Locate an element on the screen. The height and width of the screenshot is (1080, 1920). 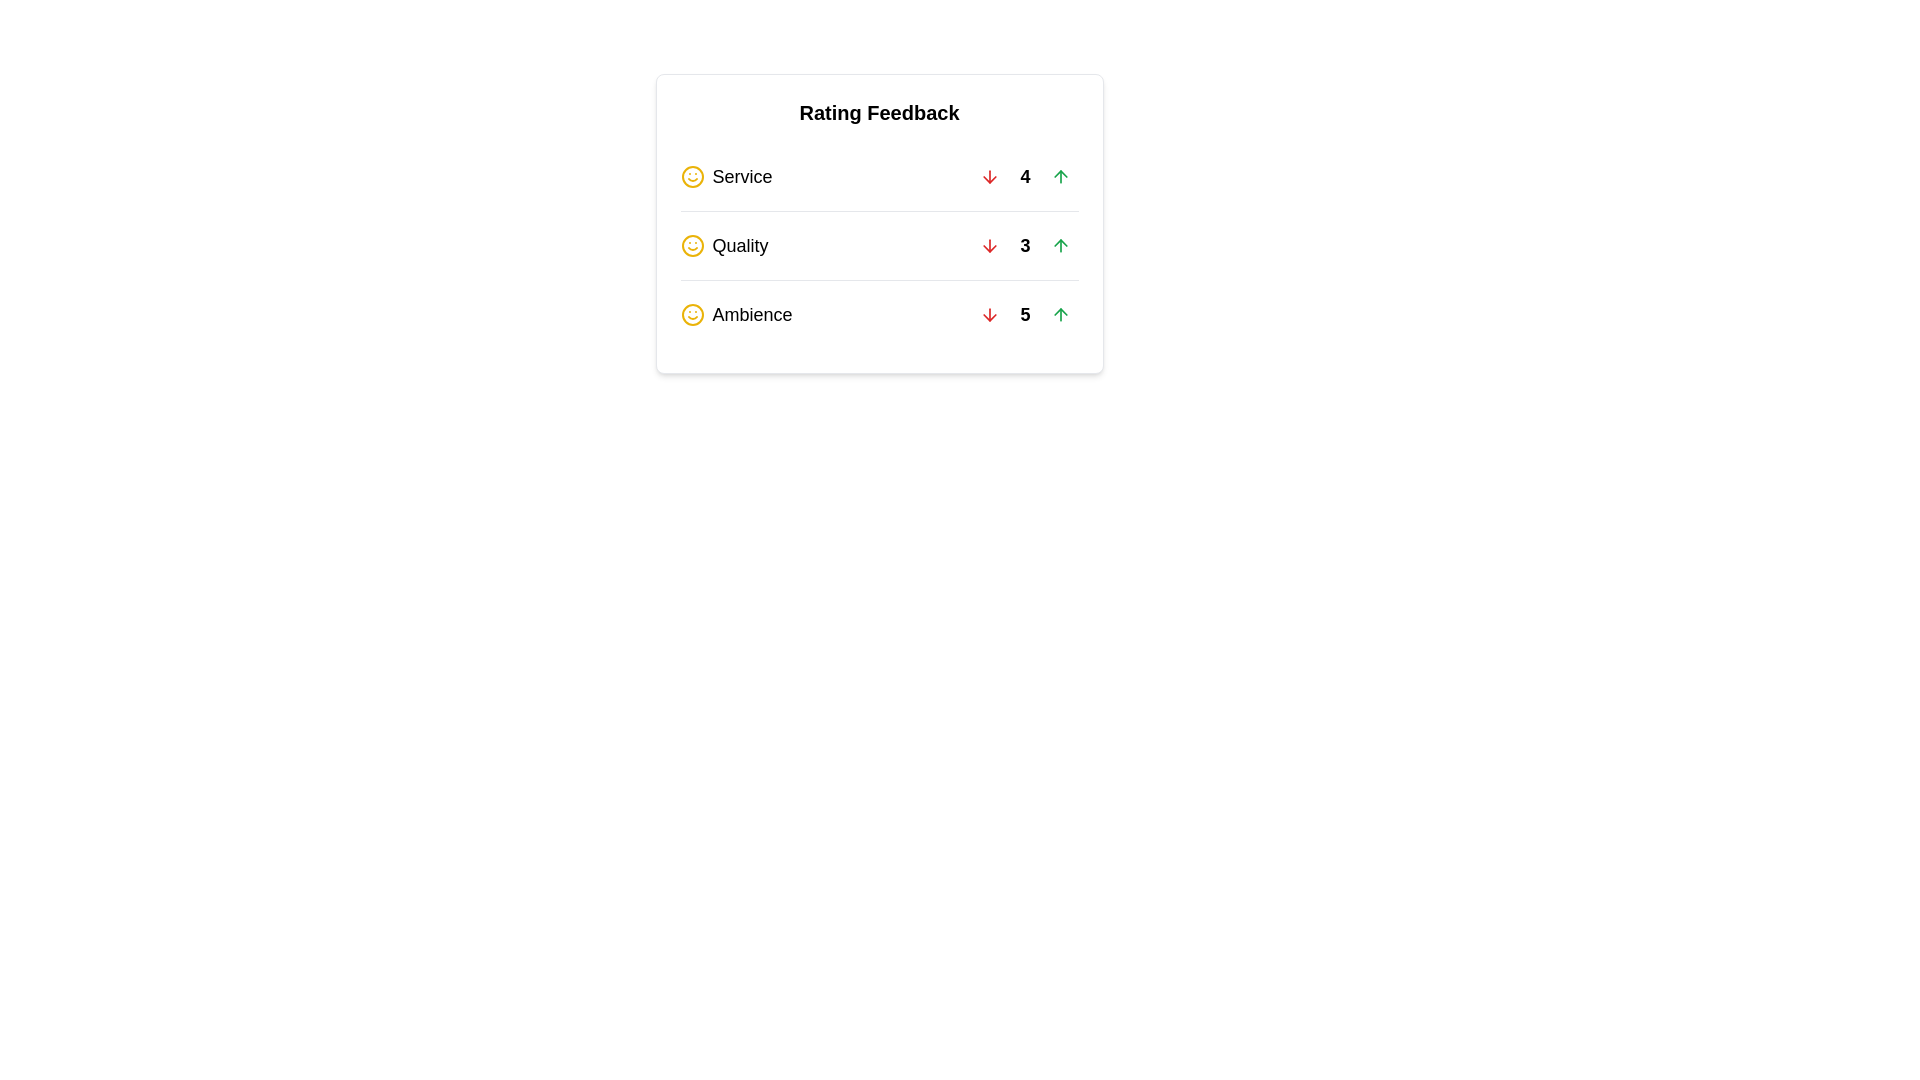
the decrement button for the 'Service' category in the feedback table, located to the left of the score '4' and right of the smiling emoji icon is located at coordinates (990, 176).